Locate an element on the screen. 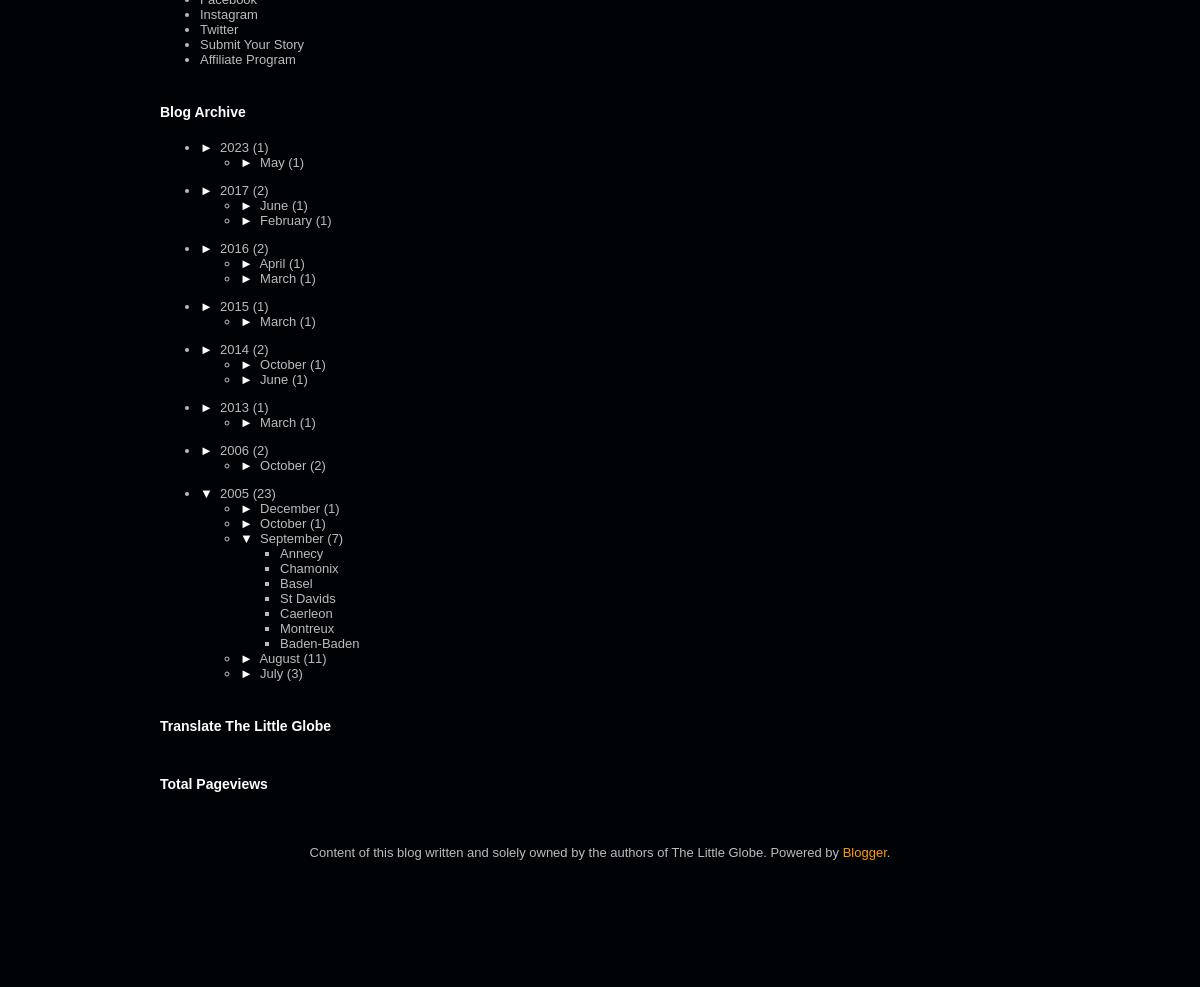 This screenshot has height=987, width=1200. 'Twitter' is located at coordinates (218, 28).